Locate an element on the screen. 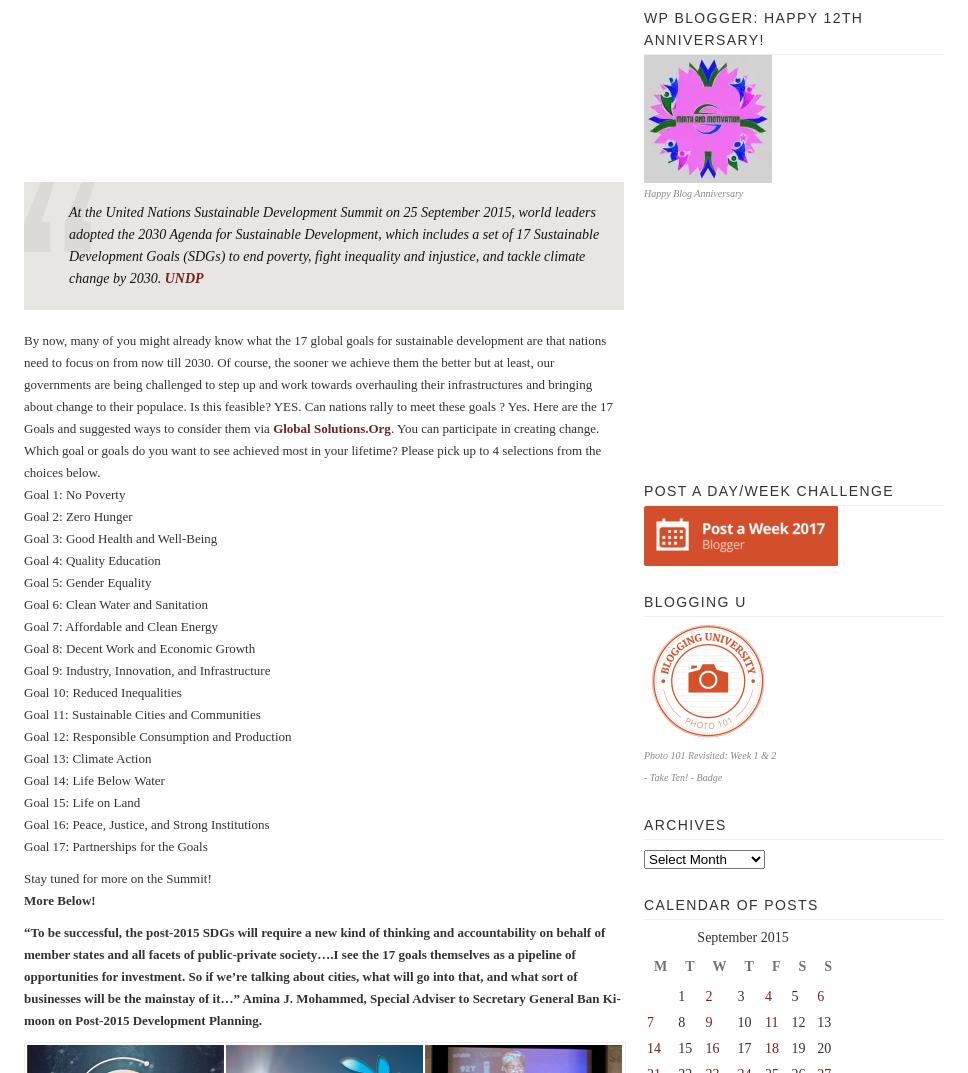 Image resolution: width=968 pixels, height=1073 pixels. '4' is located at coordinates (766, 995).